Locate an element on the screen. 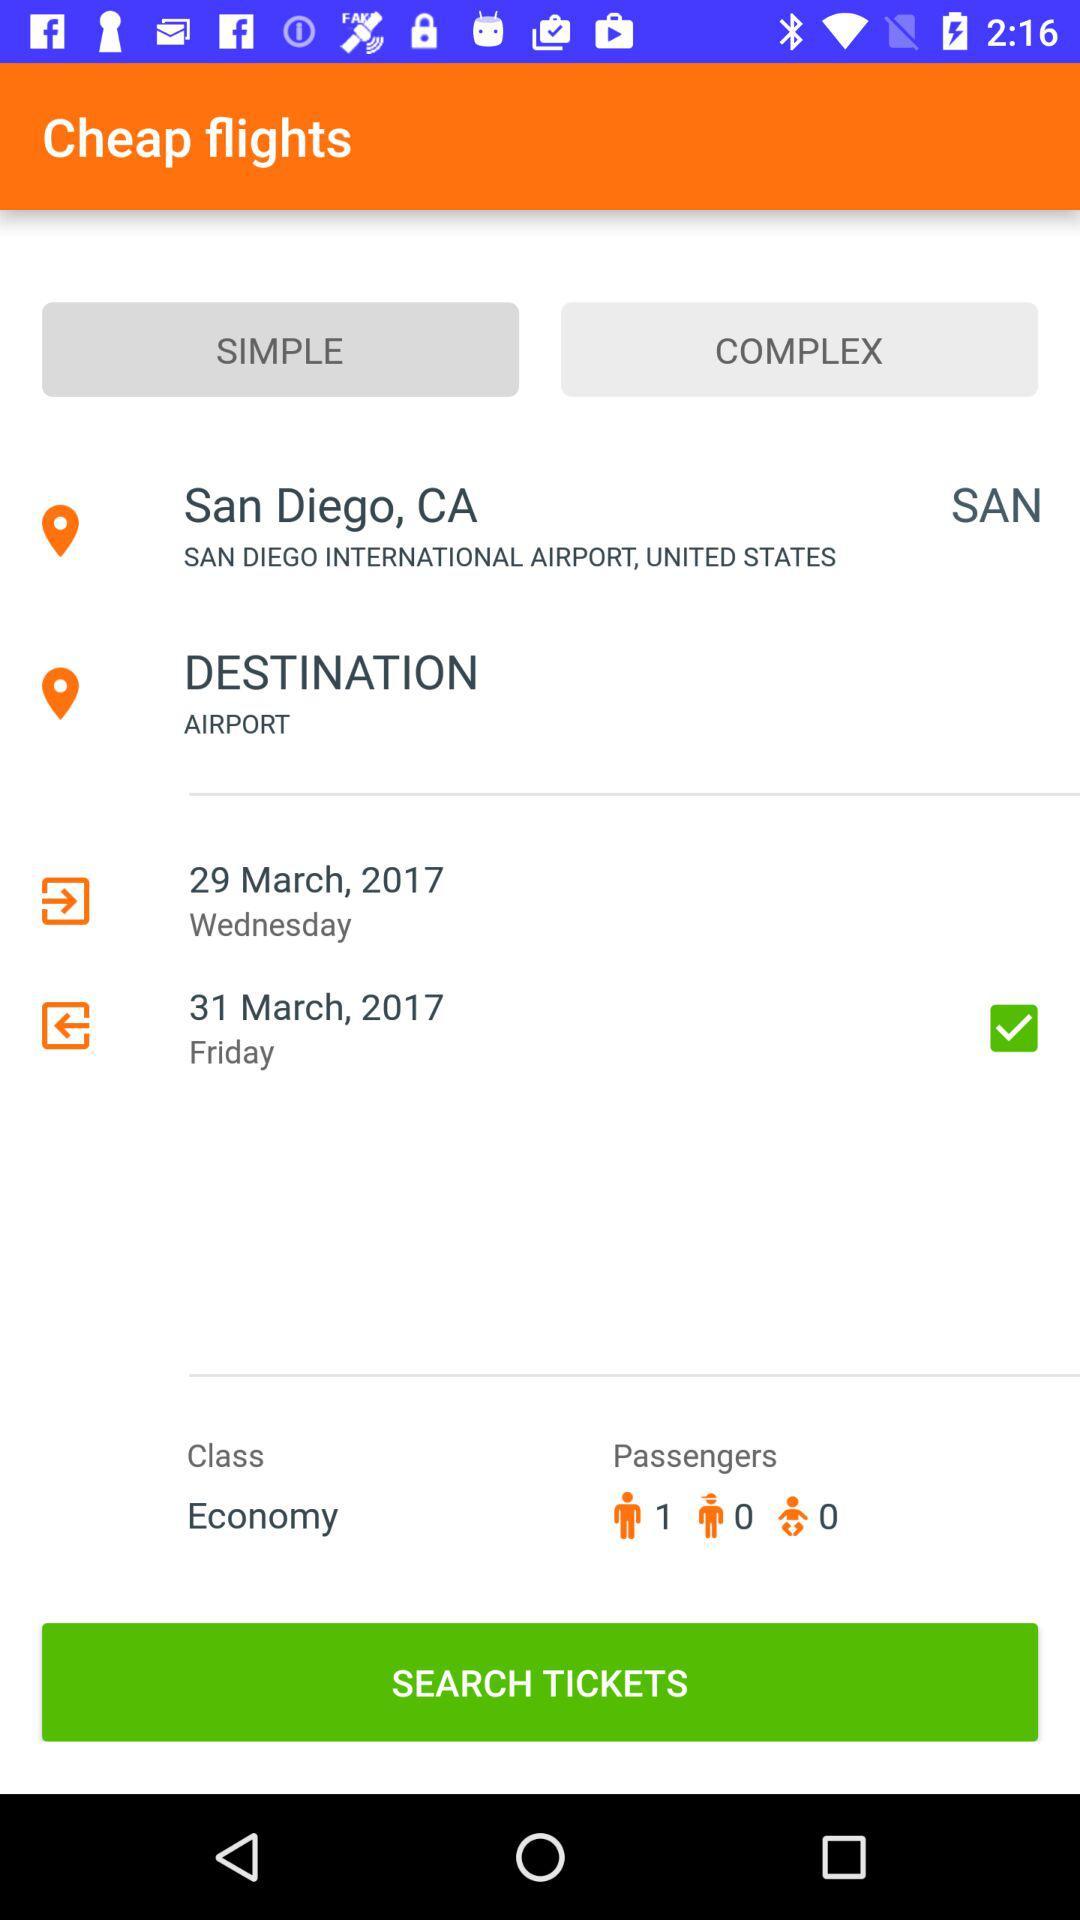 The height and width of the screenshot is (1920, 1080). item next to the 31 march, 2017 icon is located at coordinates (1014, 1028).